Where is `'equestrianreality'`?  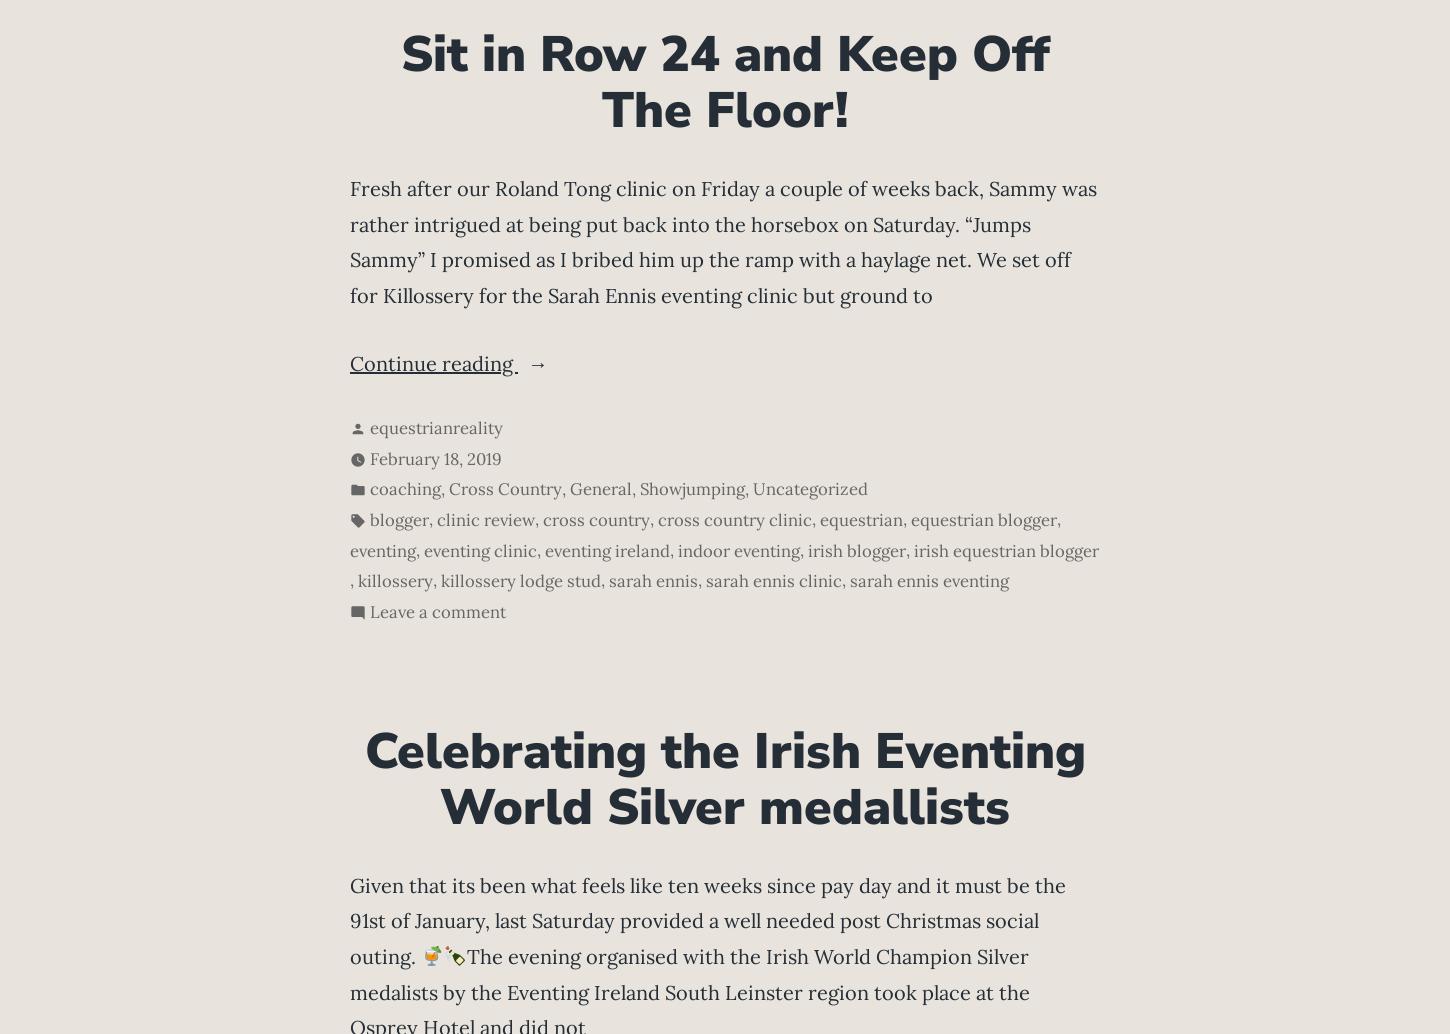
'equestrianreality' is located at coordinates (435, 426).